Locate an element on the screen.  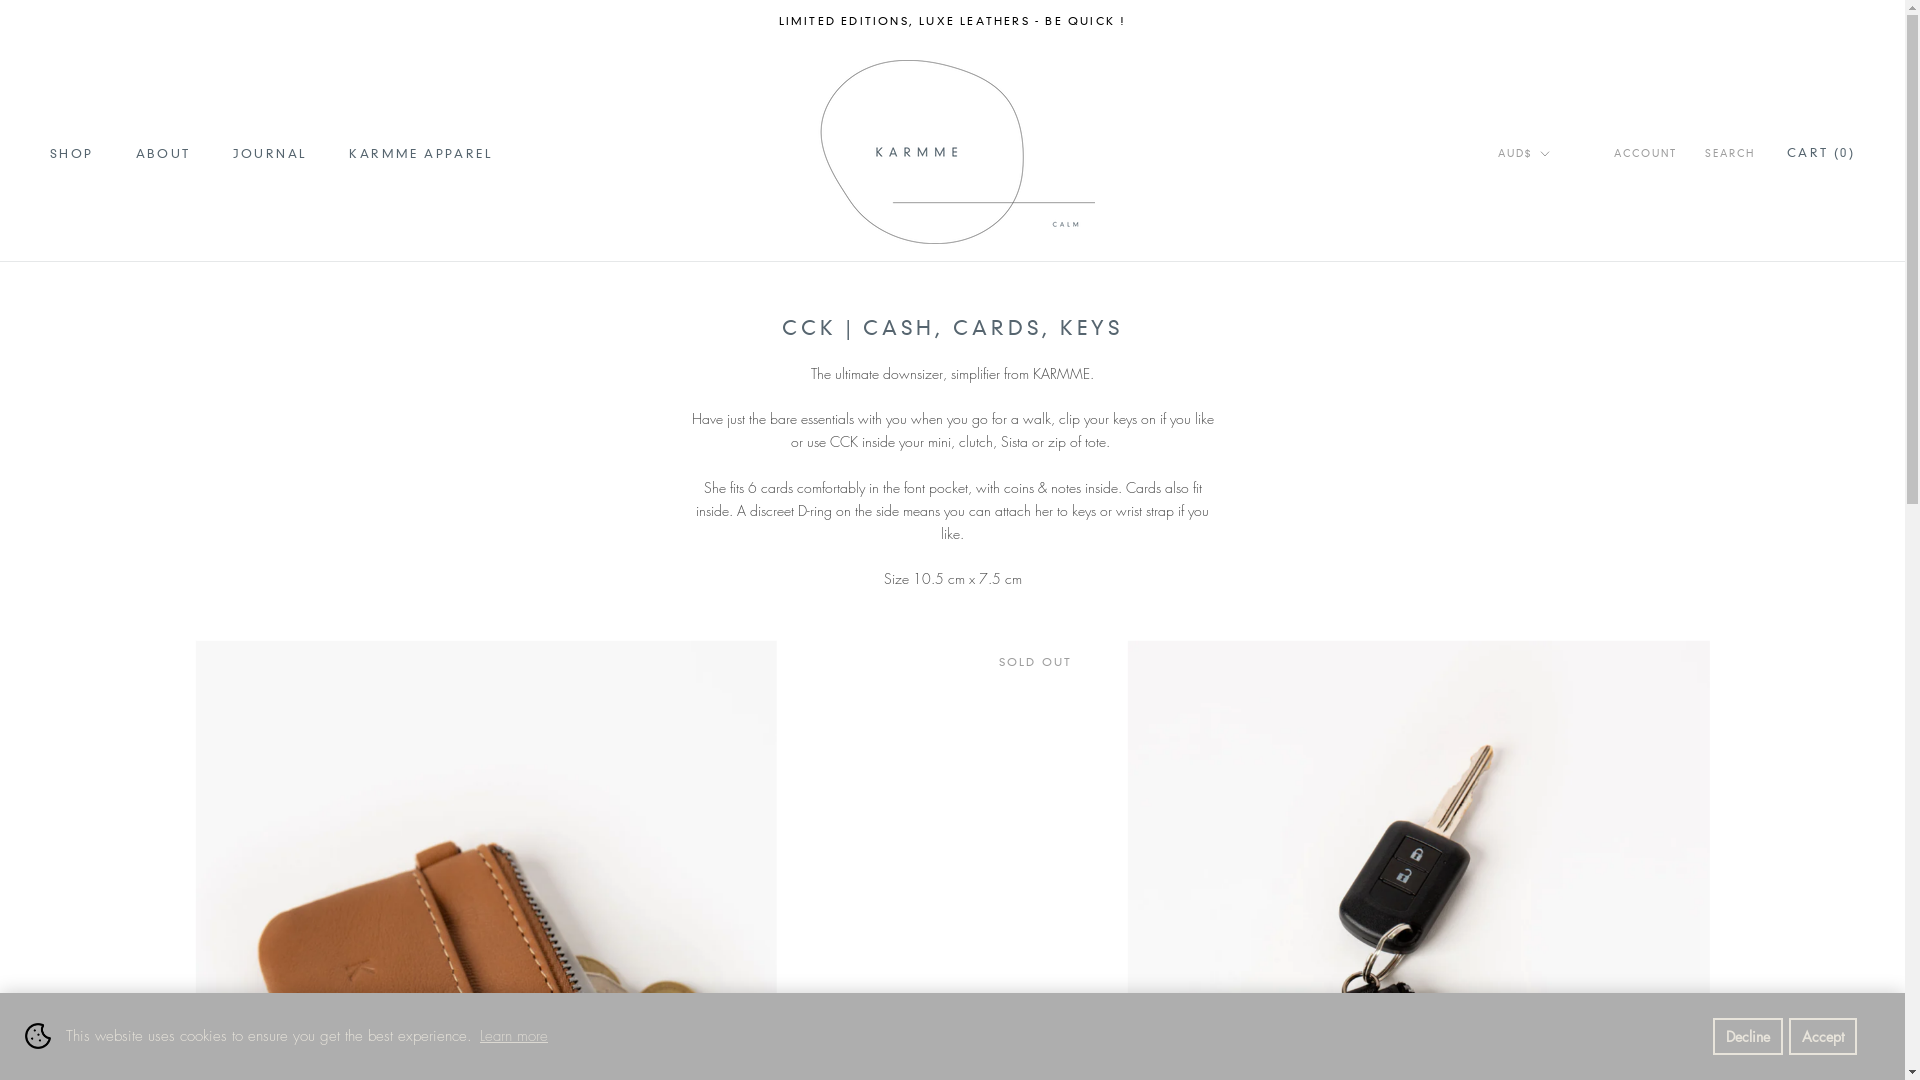
'AUD' is located at coordinates (1549, 195).